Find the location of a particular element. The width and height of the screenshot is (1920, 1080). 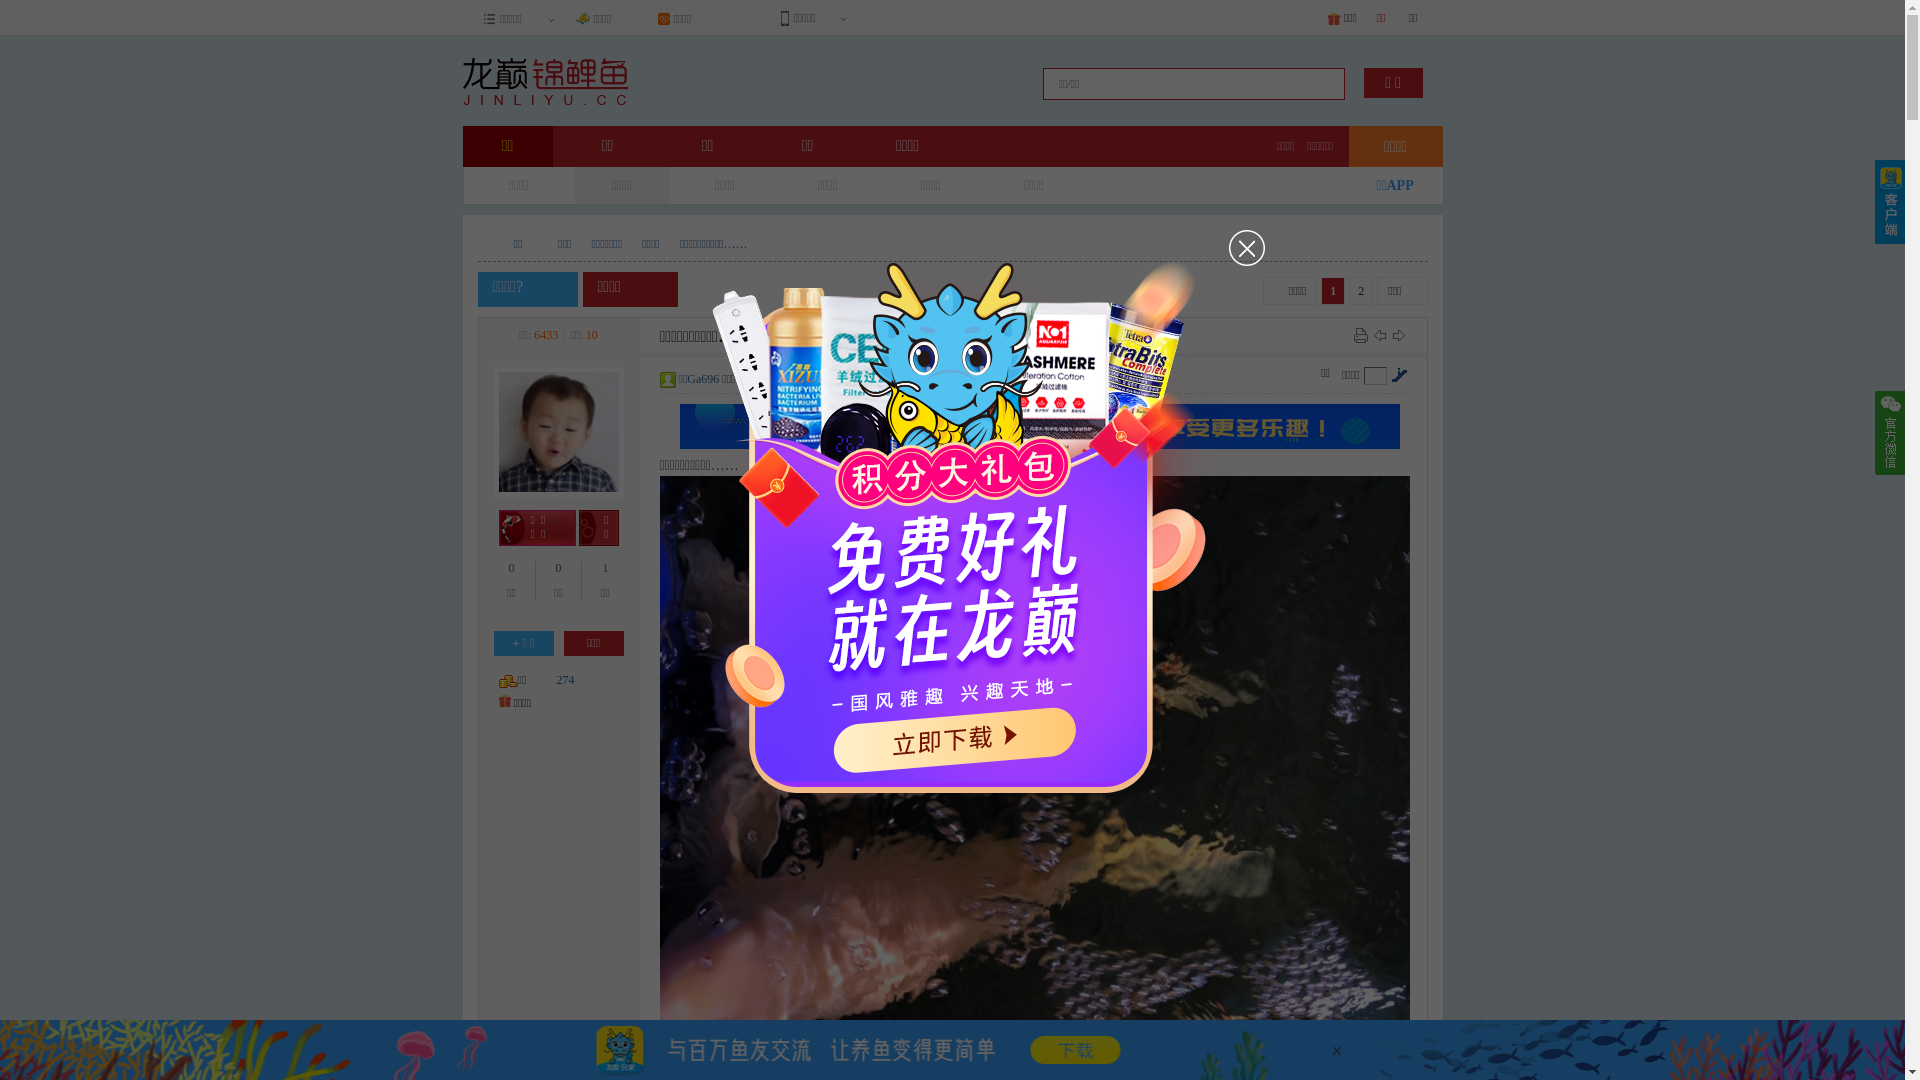

'1' is located at coordinates (600, 567).